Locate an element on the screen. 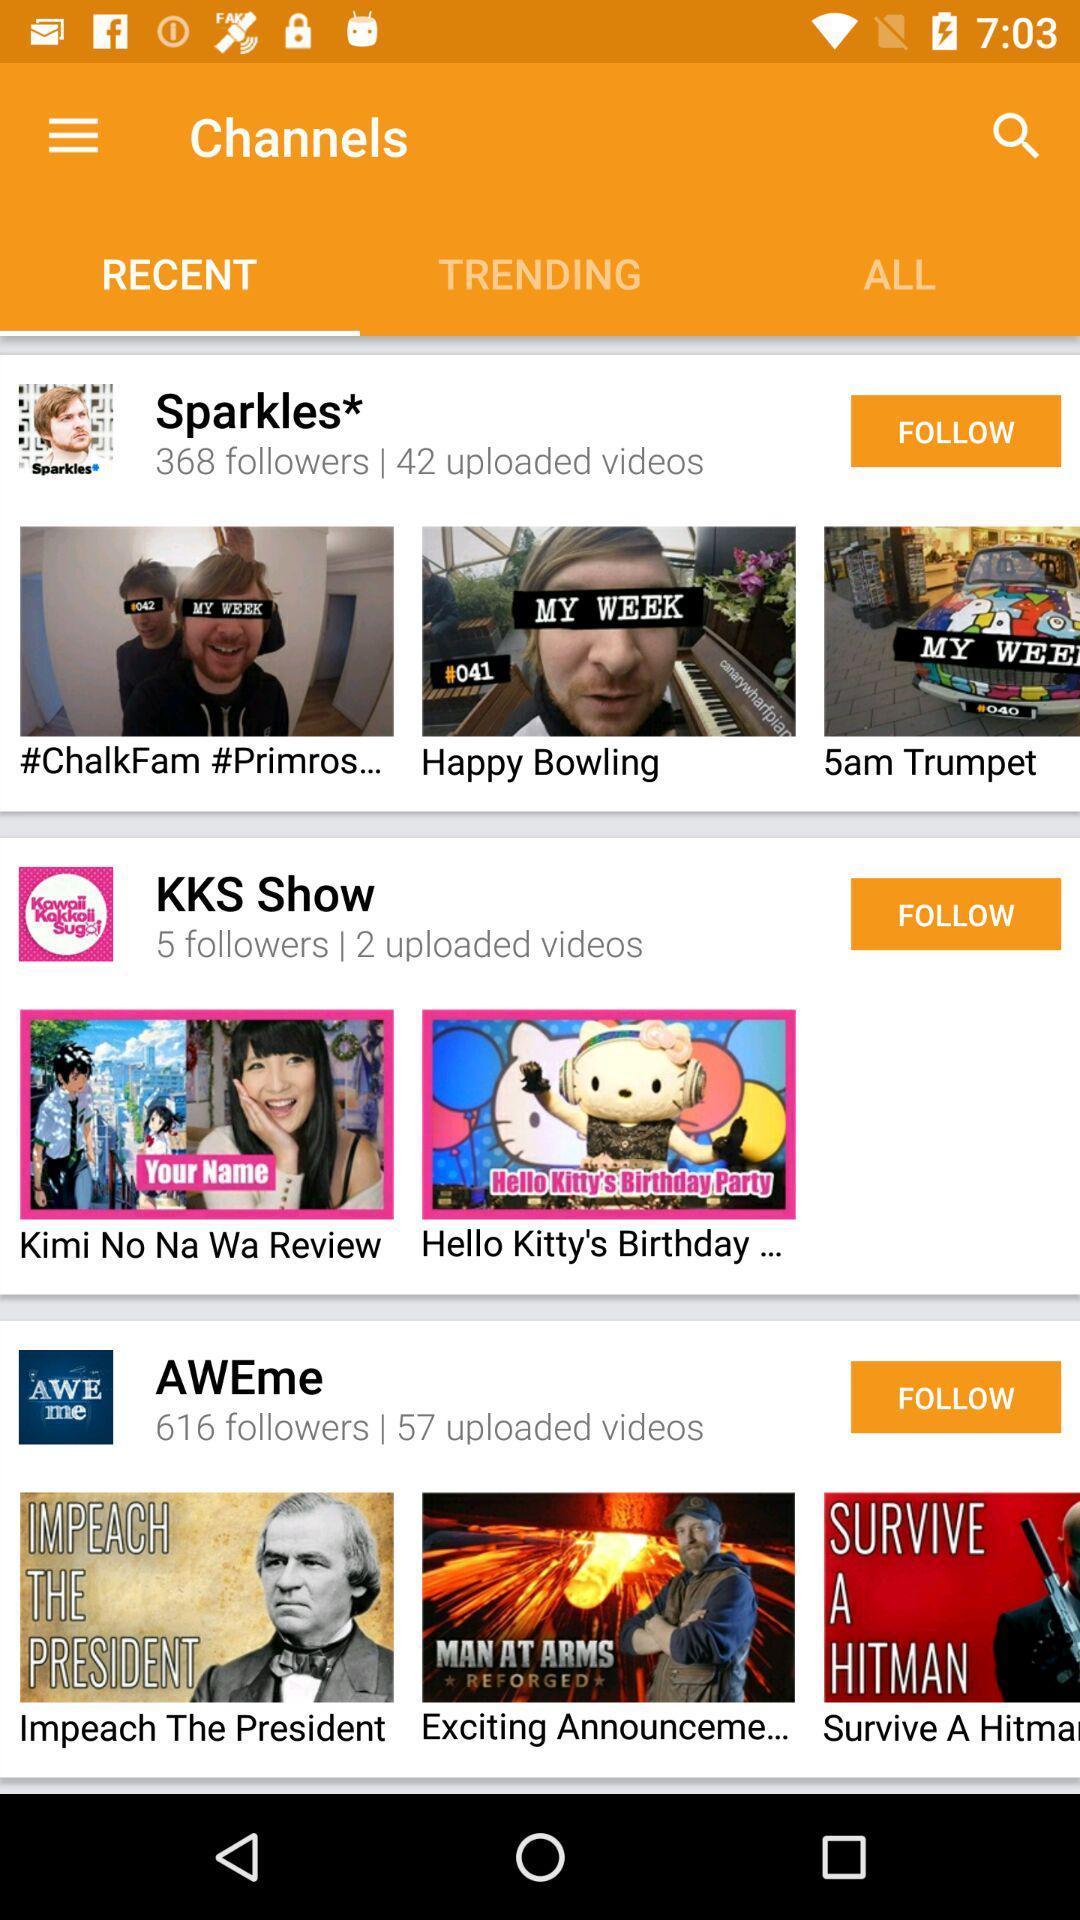 The width and height of the screenshot is (1080, 1920). the item above recent icon is located at coordinates (72, 135).